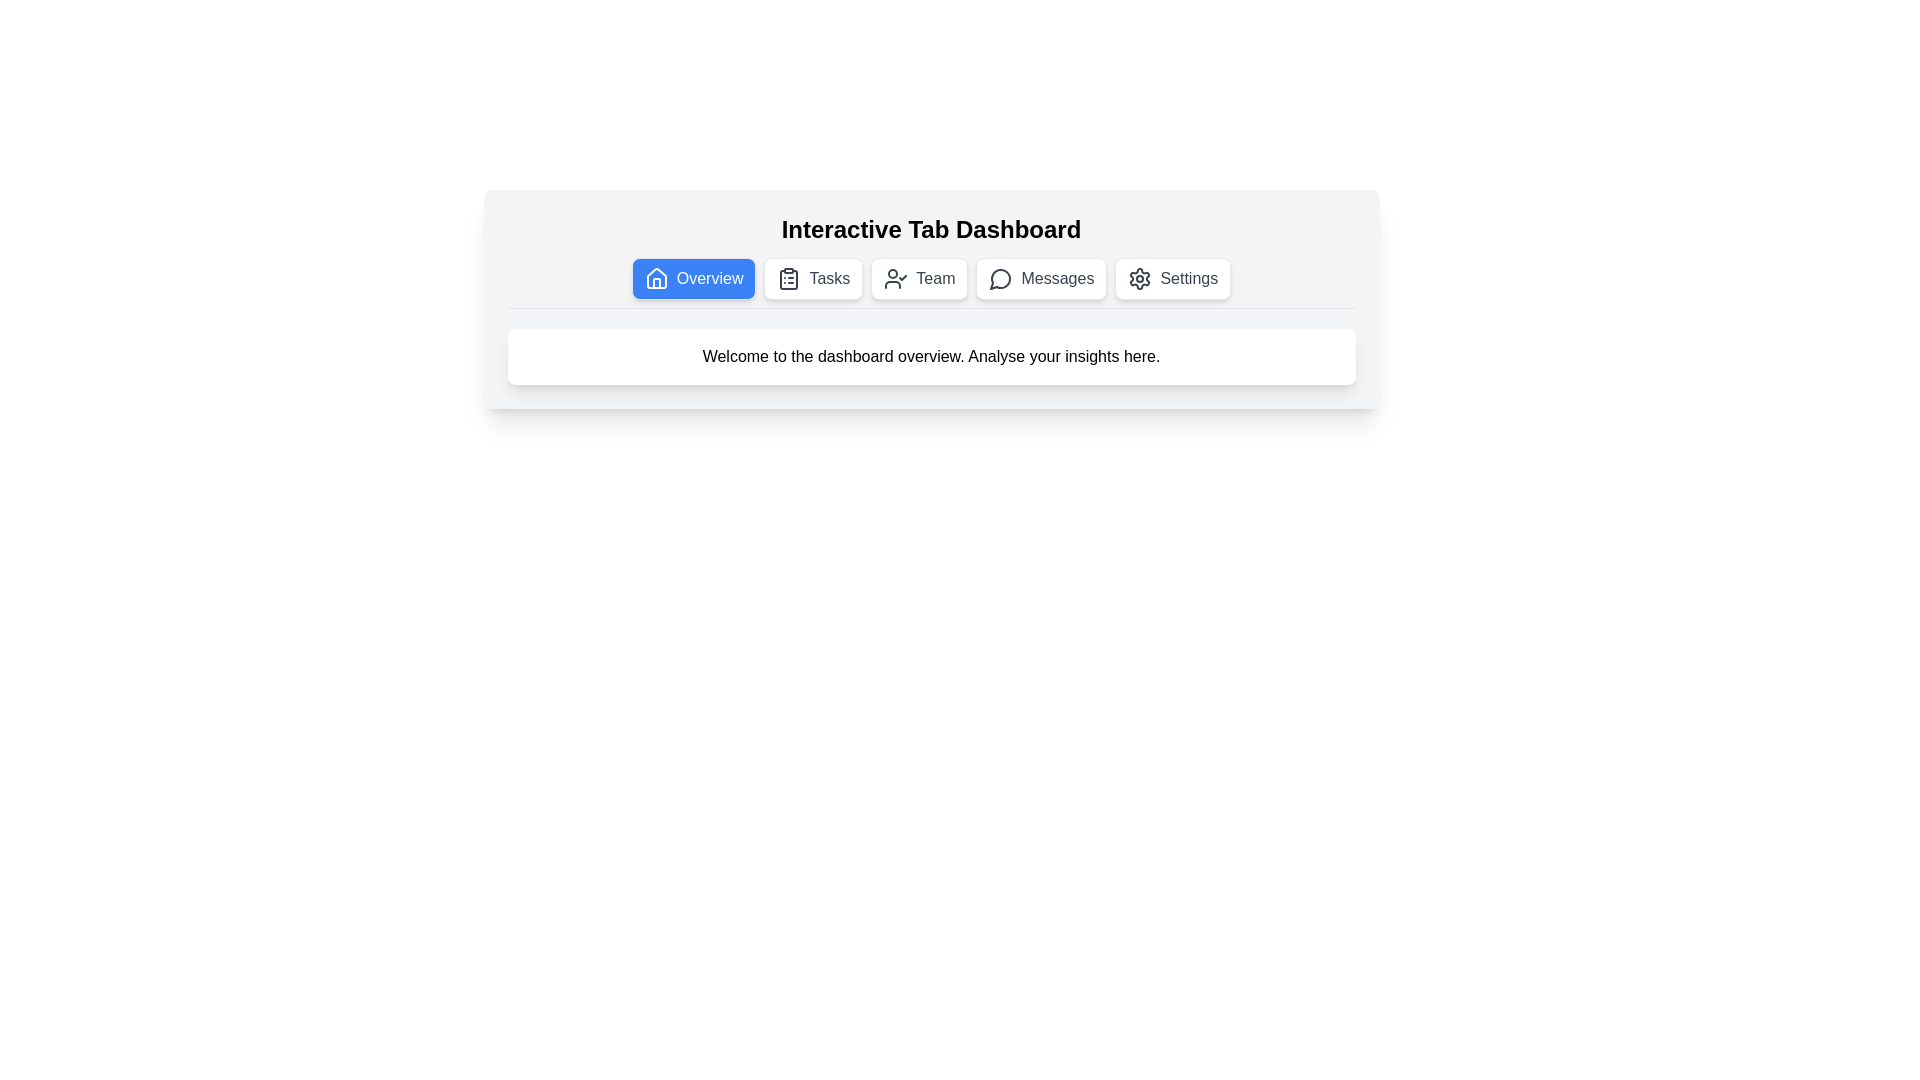 The image size is (1920, 1080). Describe the element at coordinates (1001, 278) in the screenshot. I see `the circular message bubble icon located to the left of the 'Messages' tab in the main navigation bar` at that location.